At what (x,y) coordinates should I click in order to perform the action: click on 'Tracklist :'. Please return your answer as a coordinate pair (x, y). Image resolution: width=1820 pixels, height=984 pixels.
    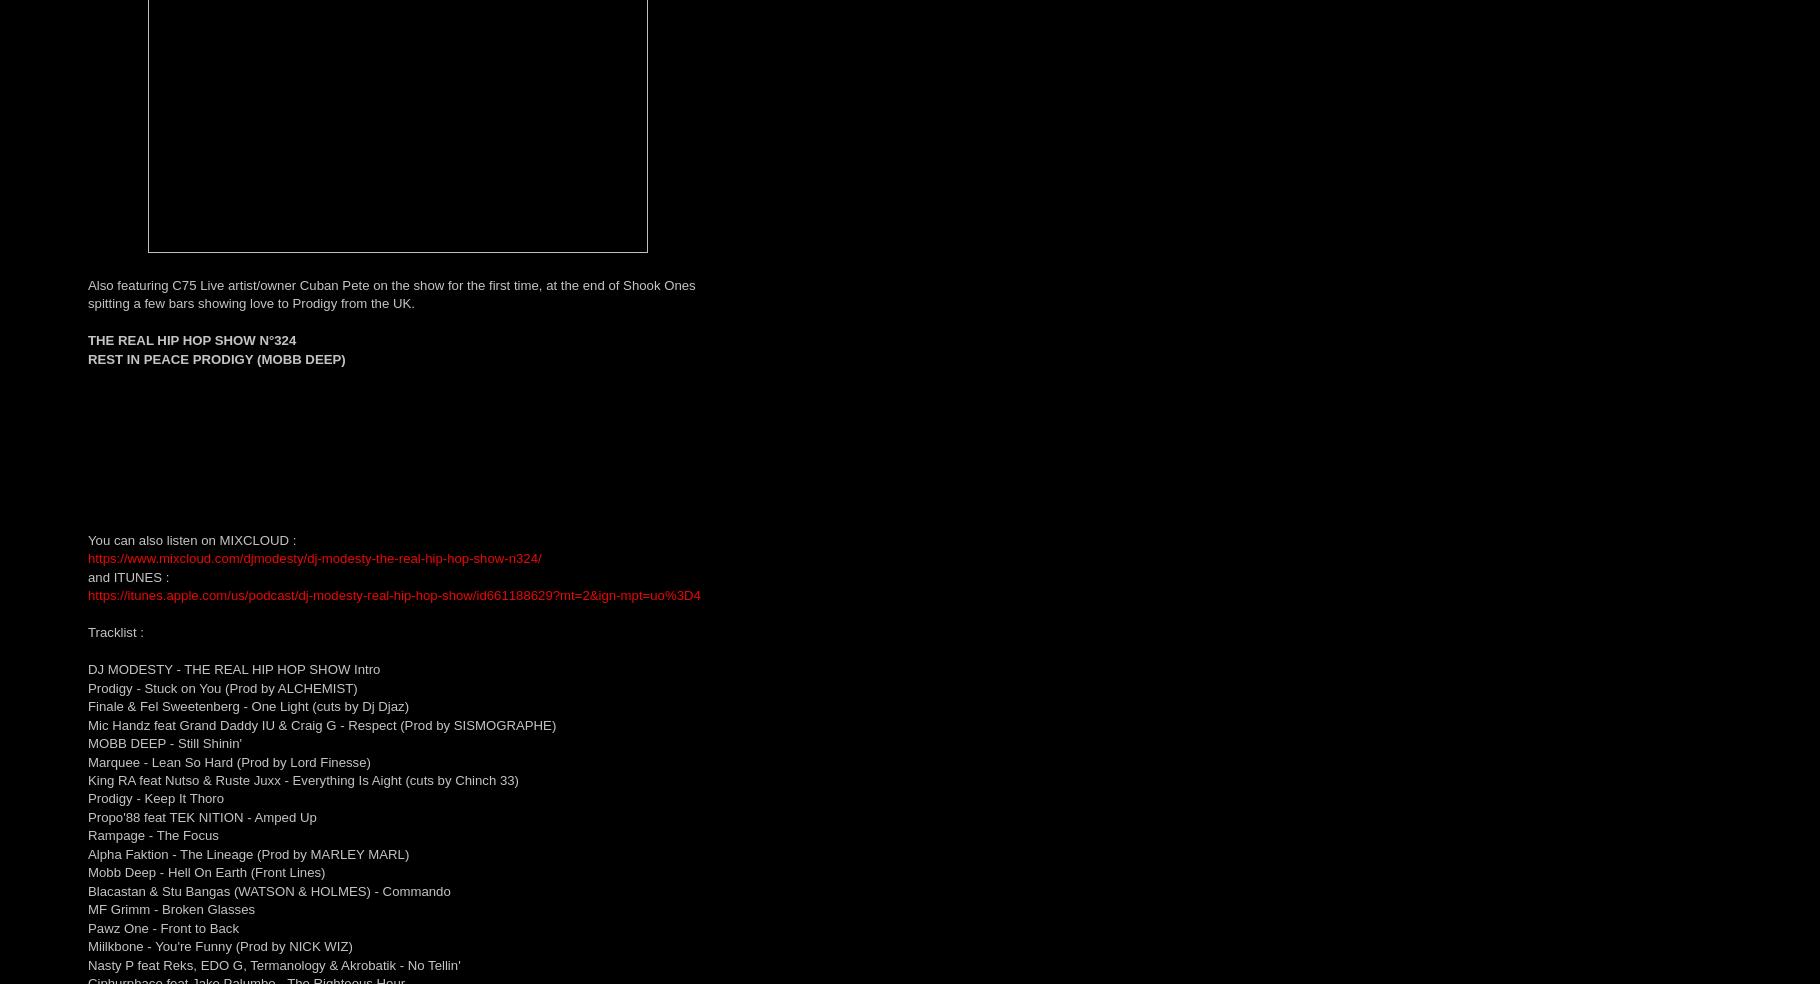
    Looking at the image, I should click on (115, 632).